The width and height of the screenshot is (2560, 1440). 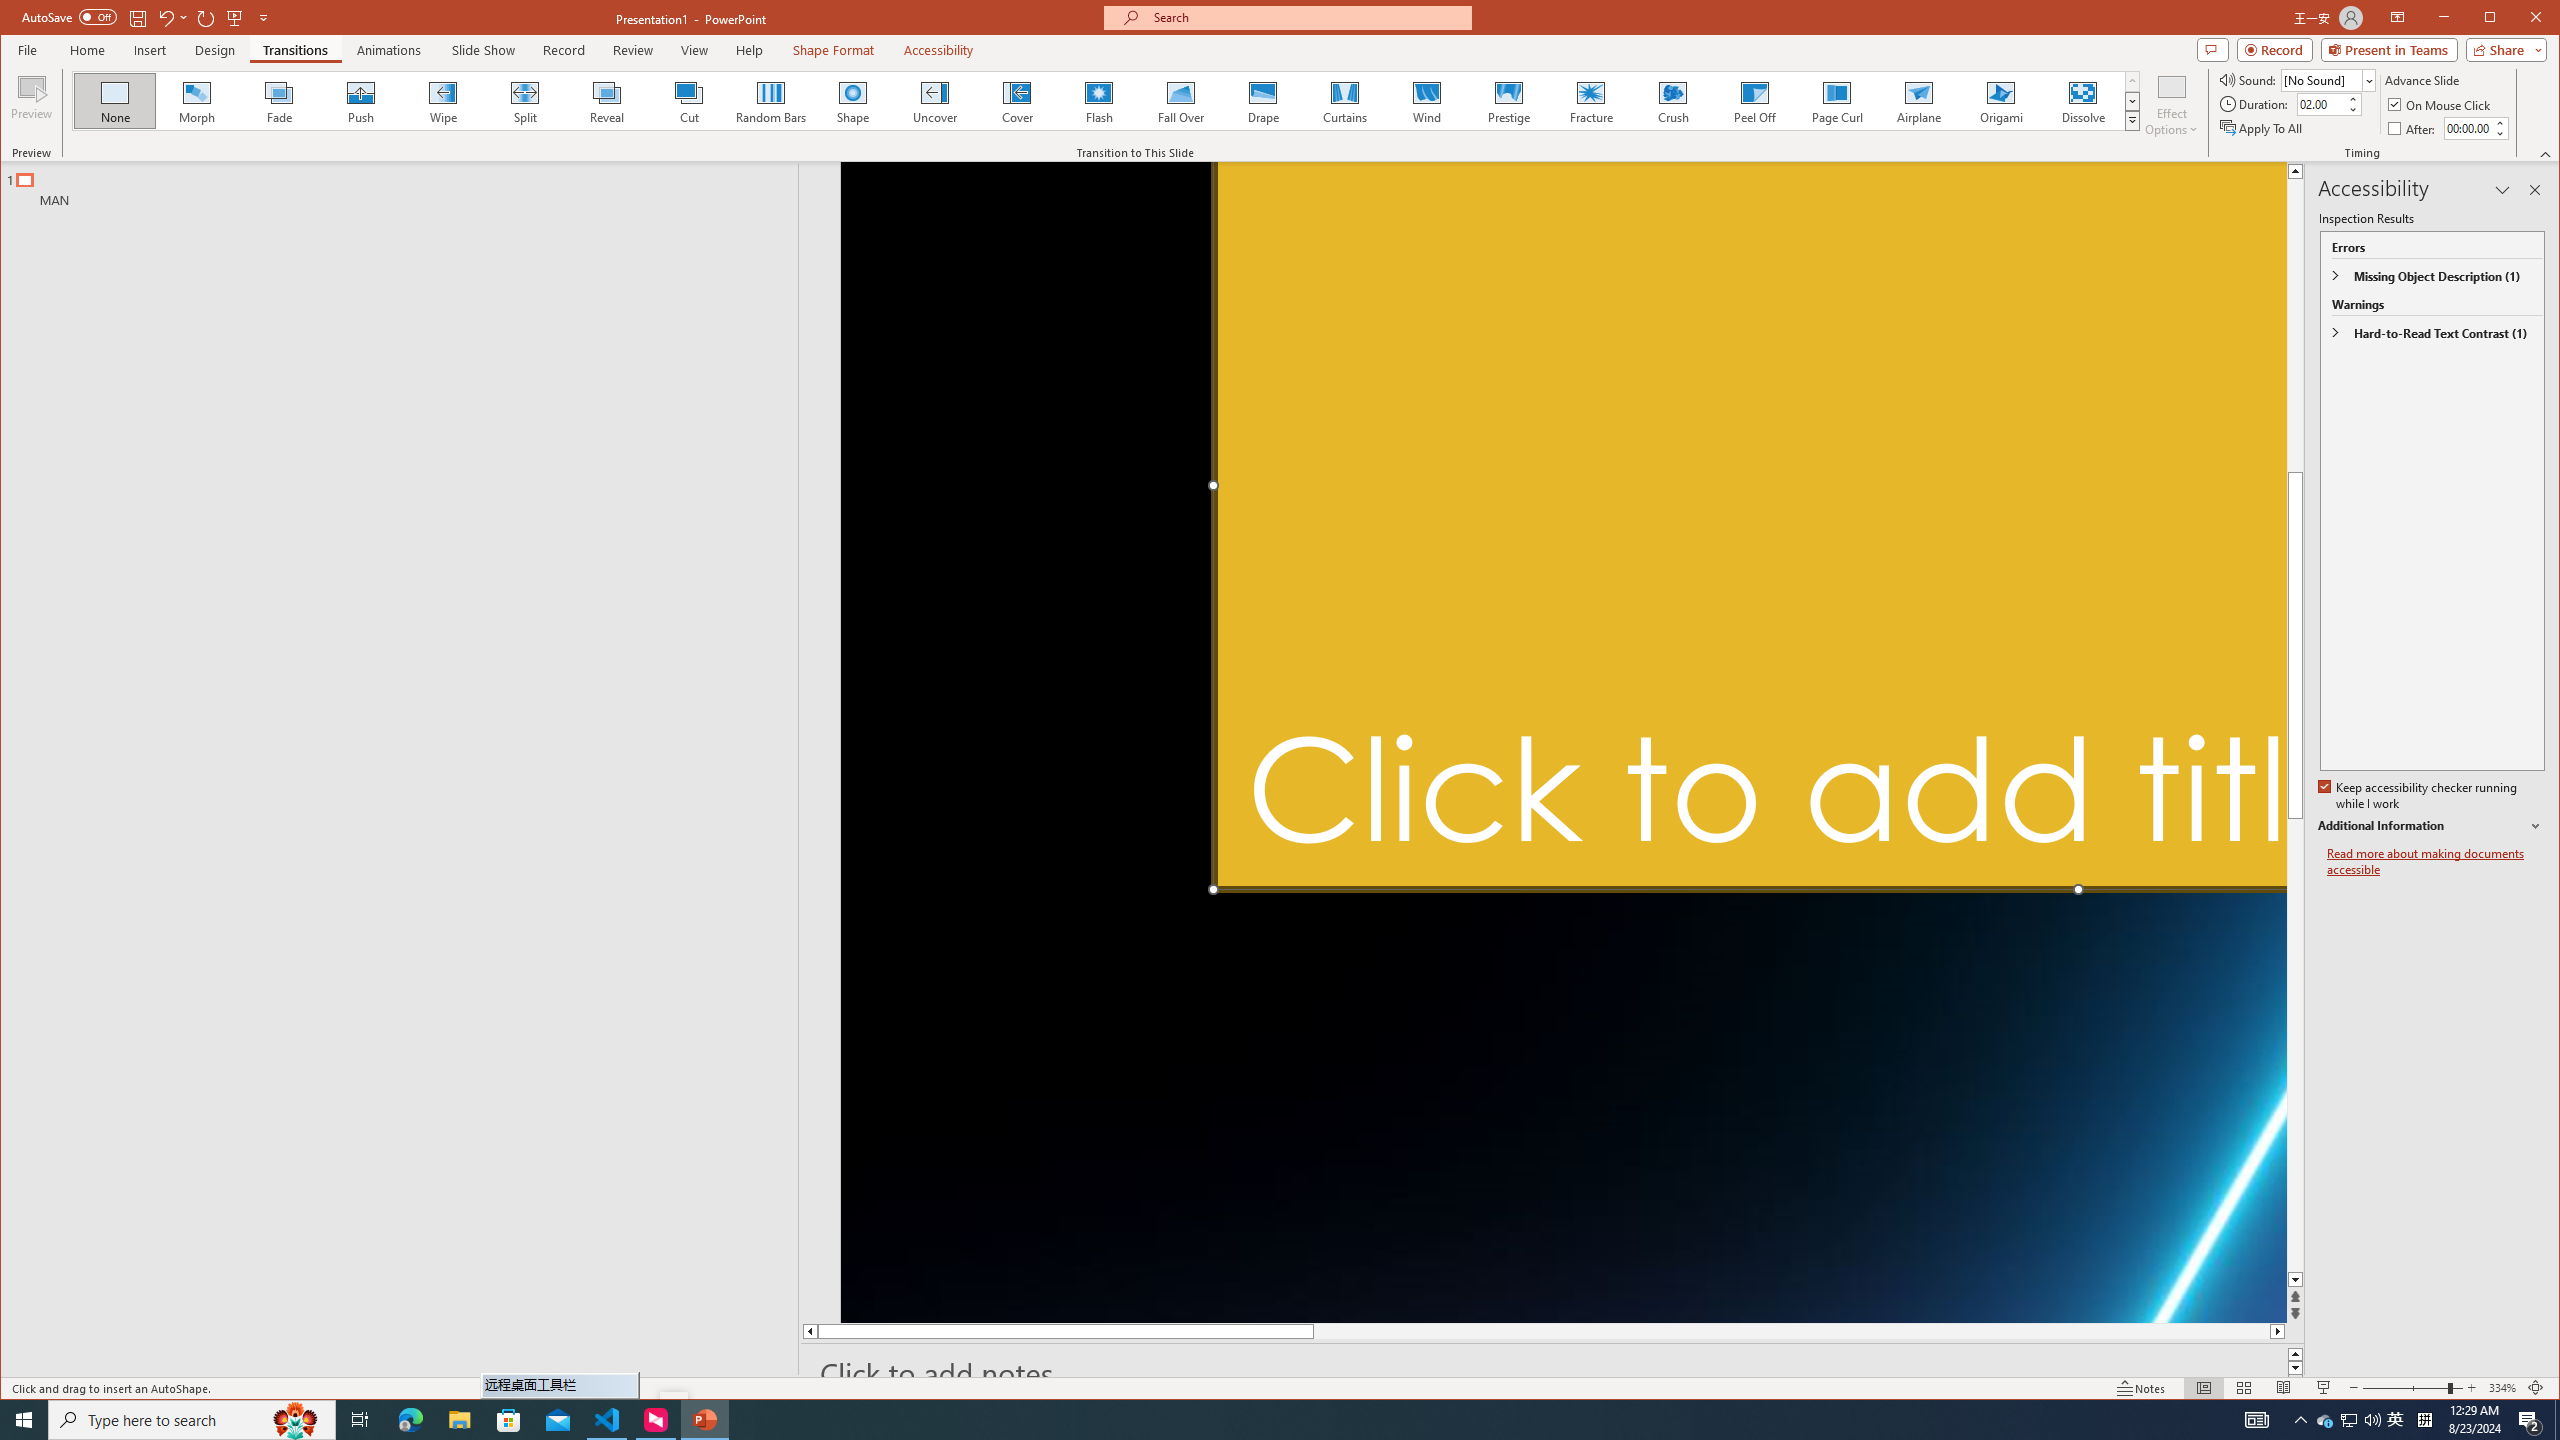 What do you see at coordinates (2439, 104) in the screenshot?
I see `'On Mouse Click'` at bounding box center [2439, 104].